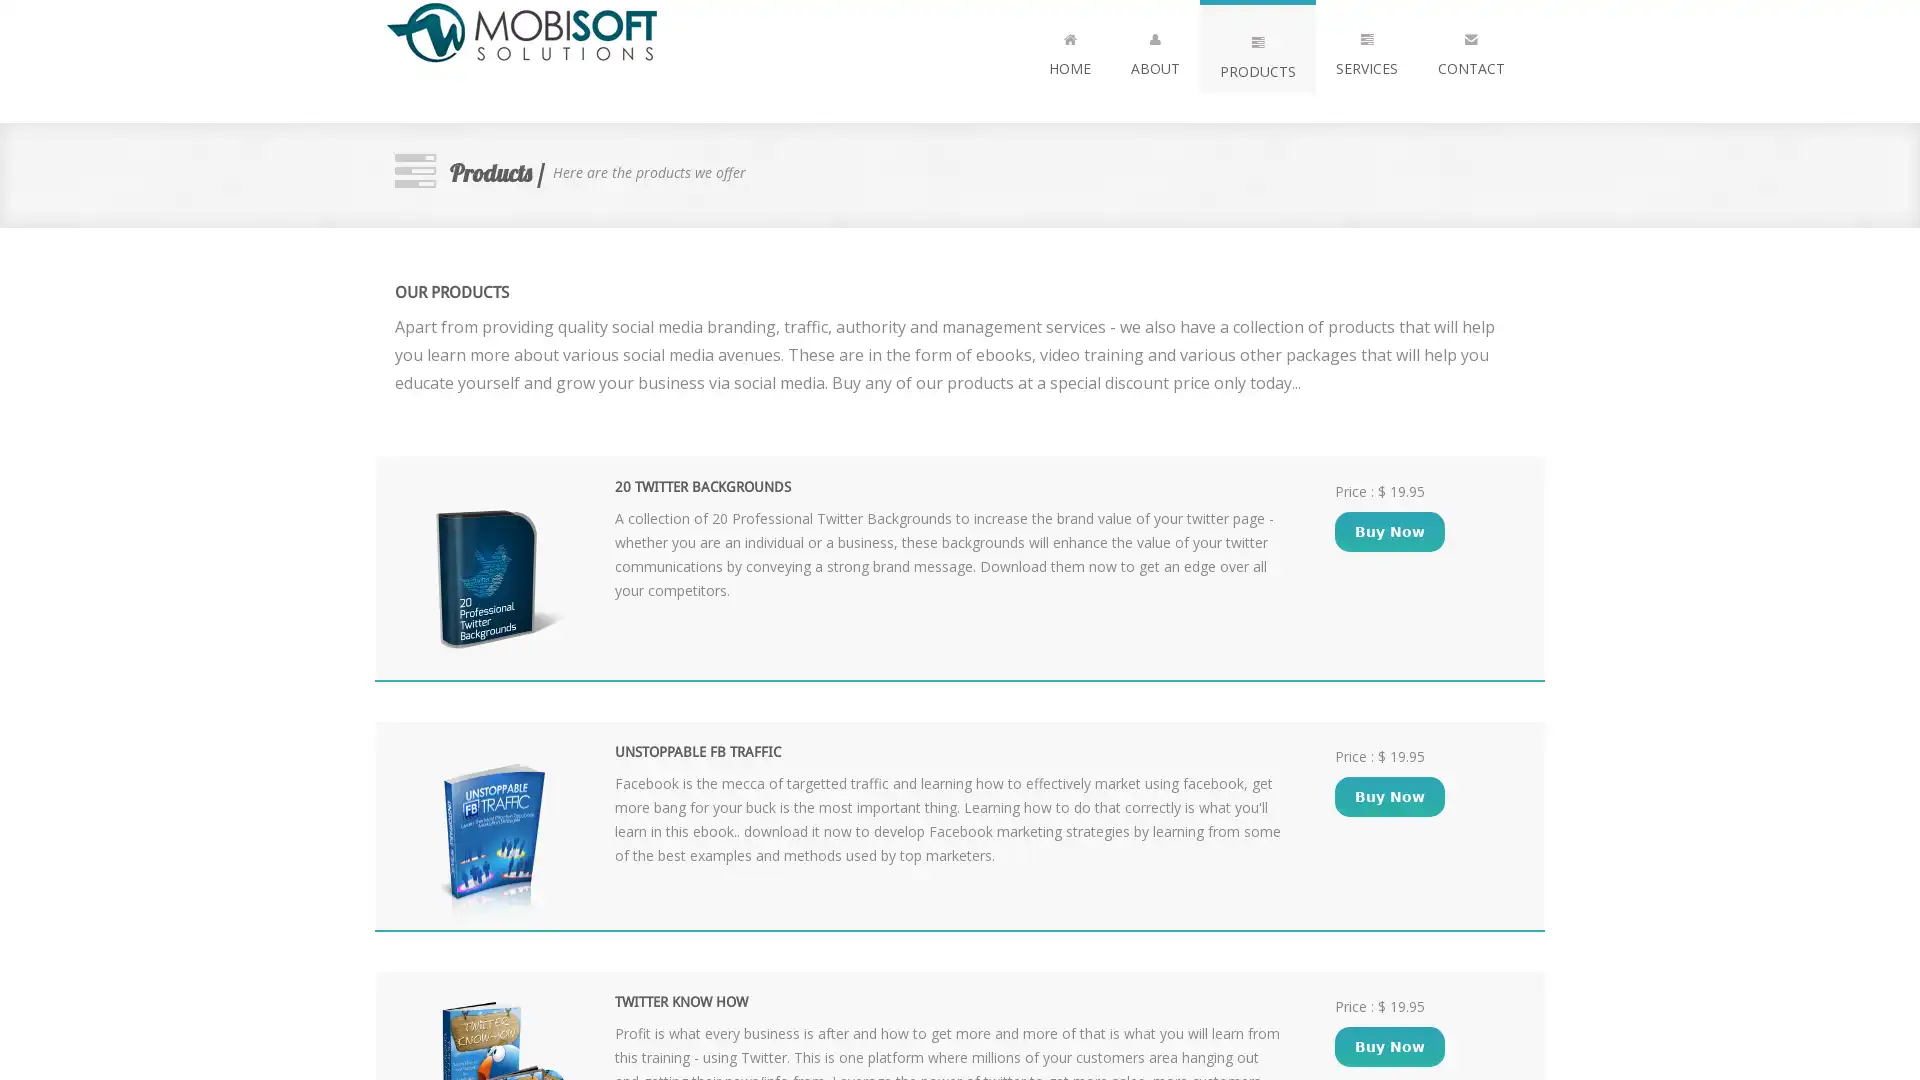 This screenshot has width=1920, height=1080. I want to click on Buy Now, so click(1389, 531).